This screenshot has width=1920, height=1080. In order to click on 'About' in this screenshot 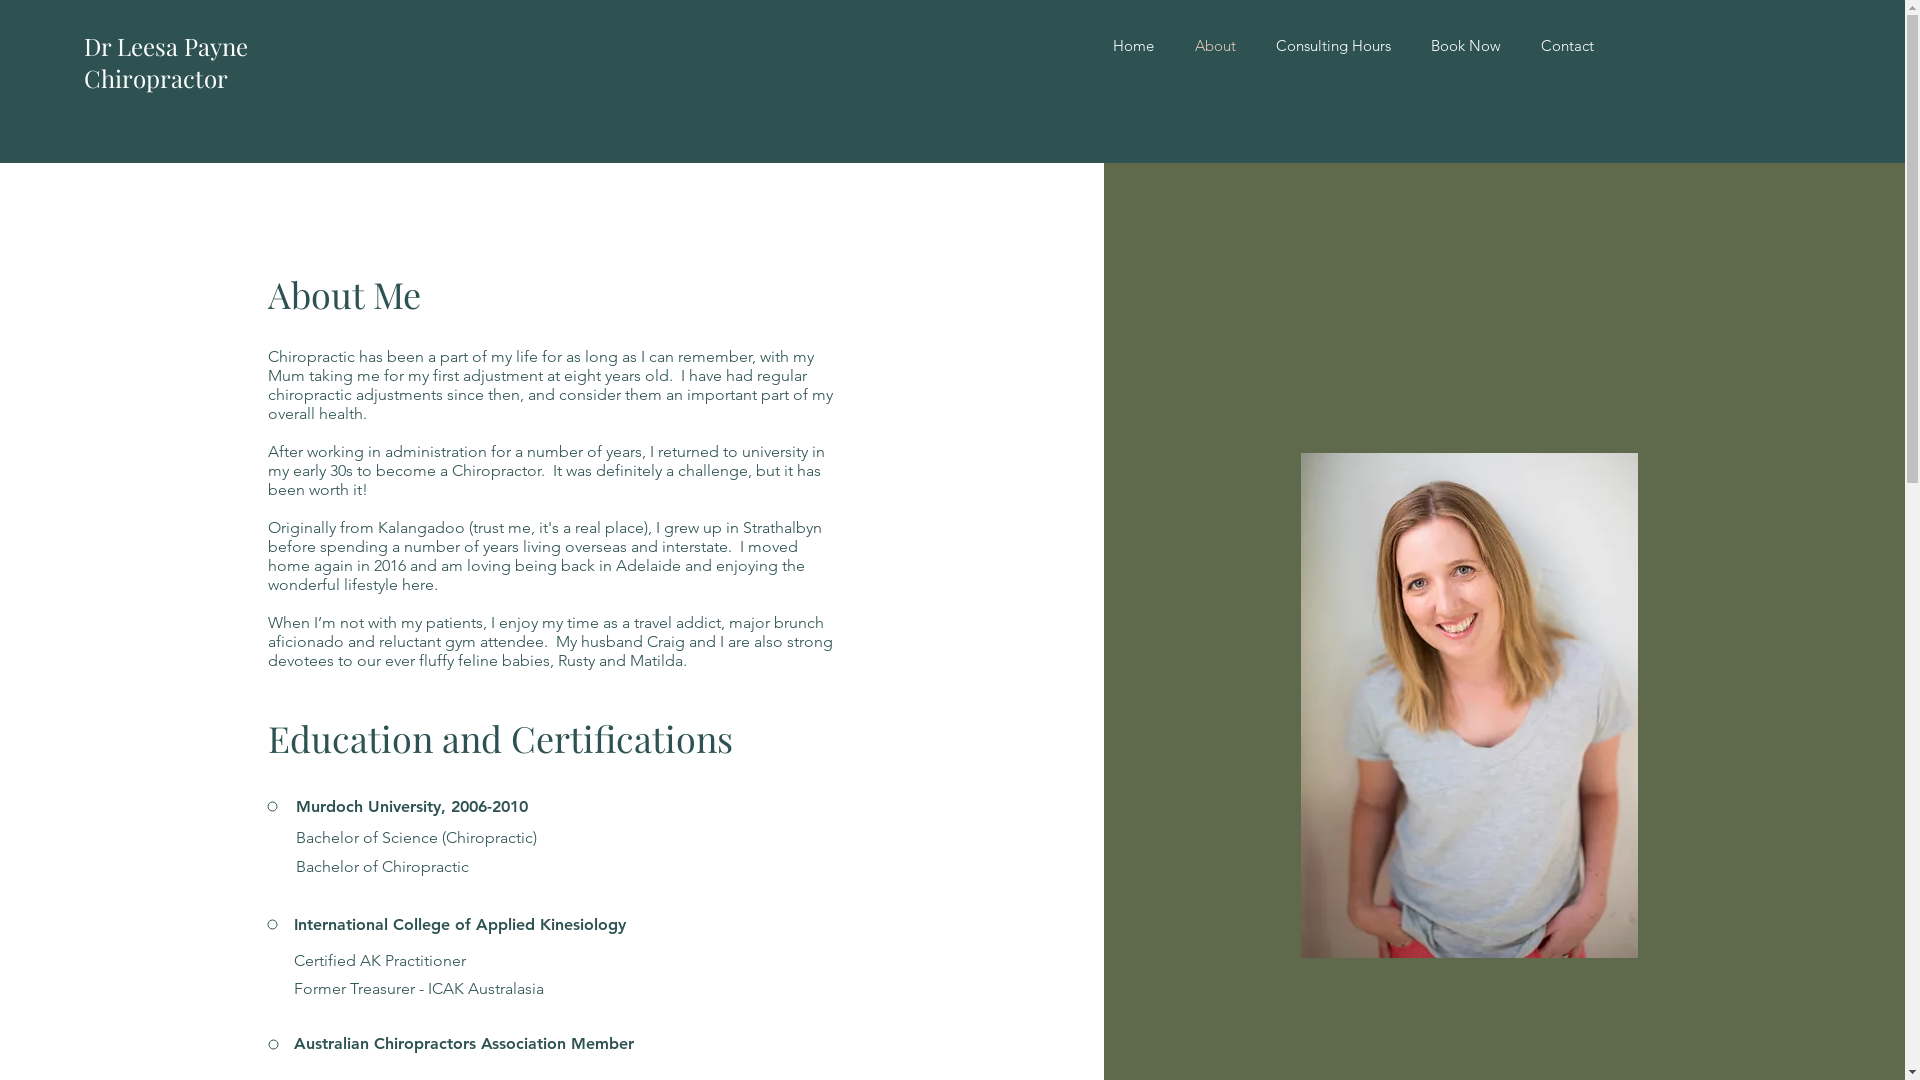, I will do `click(1213, 45)`.